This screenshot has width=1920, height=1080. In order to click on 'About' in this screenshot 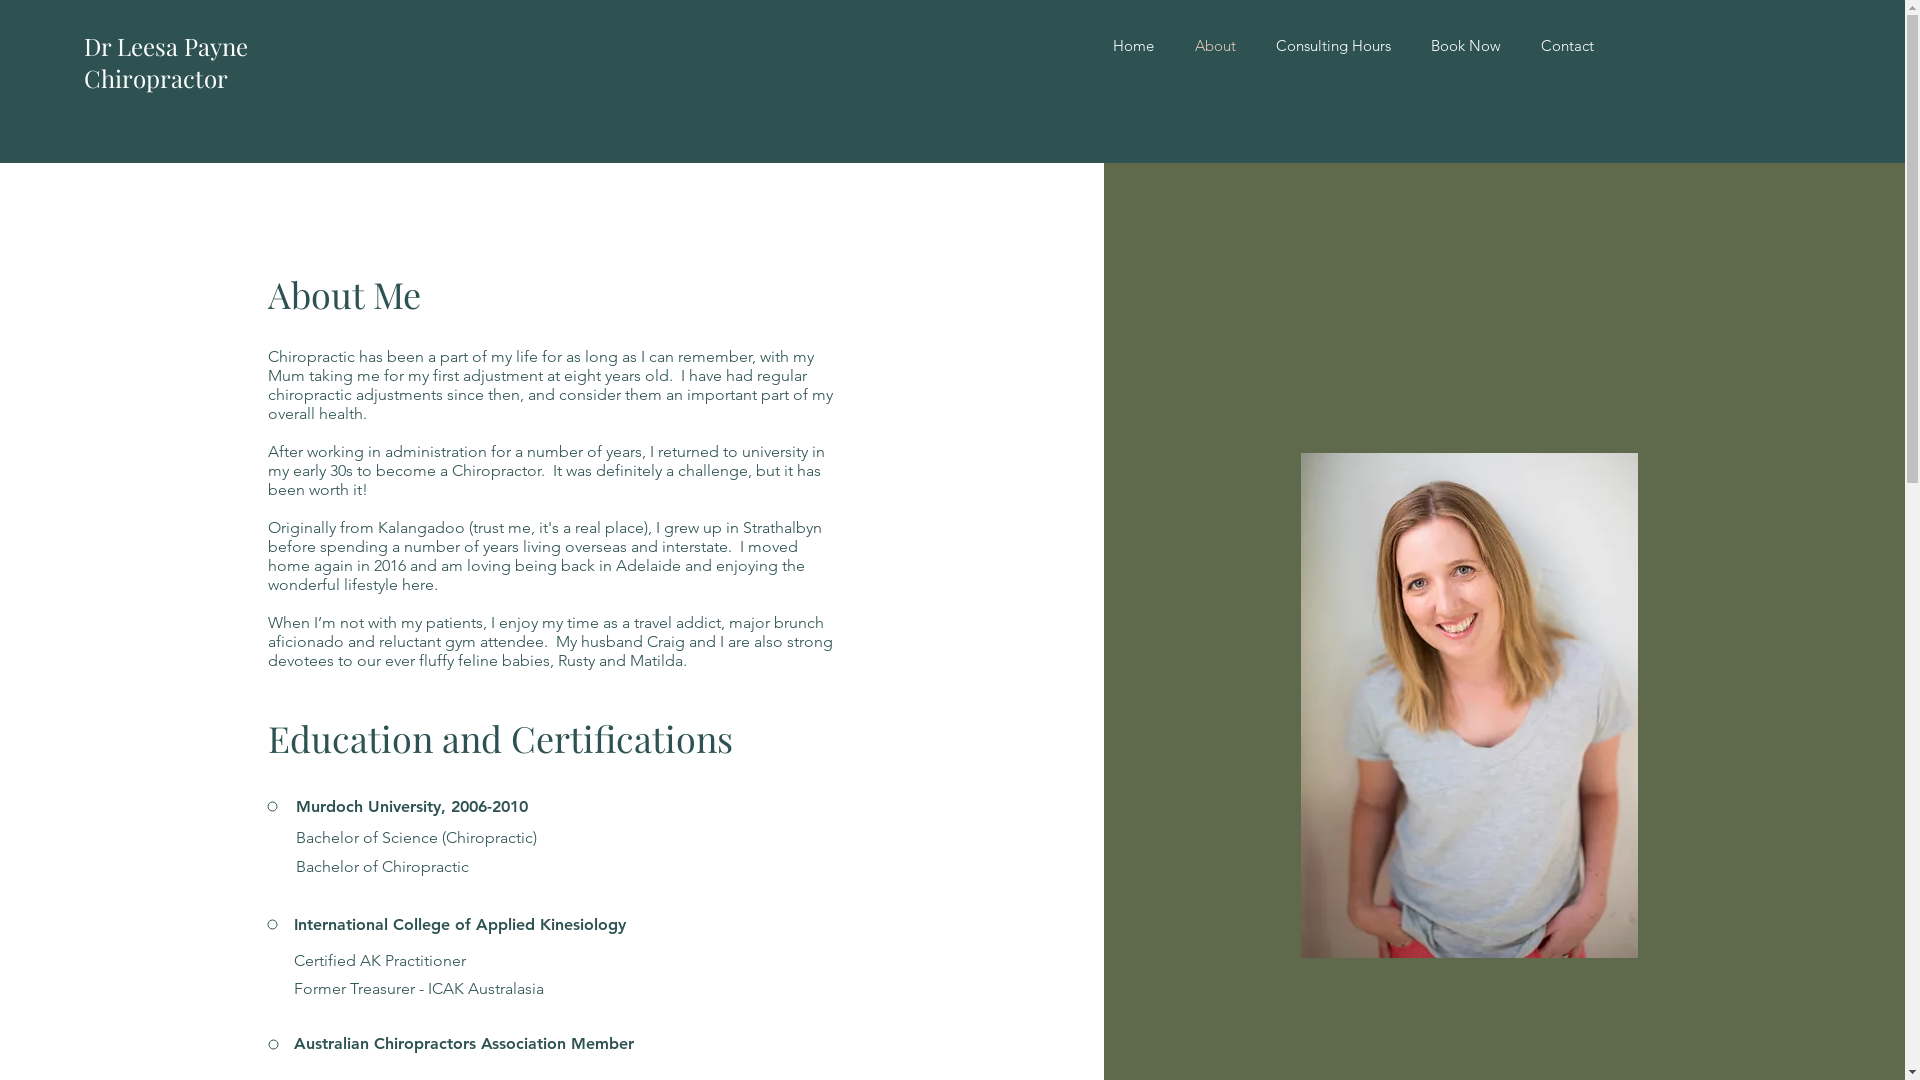, I will do `click(1213, 45)`.